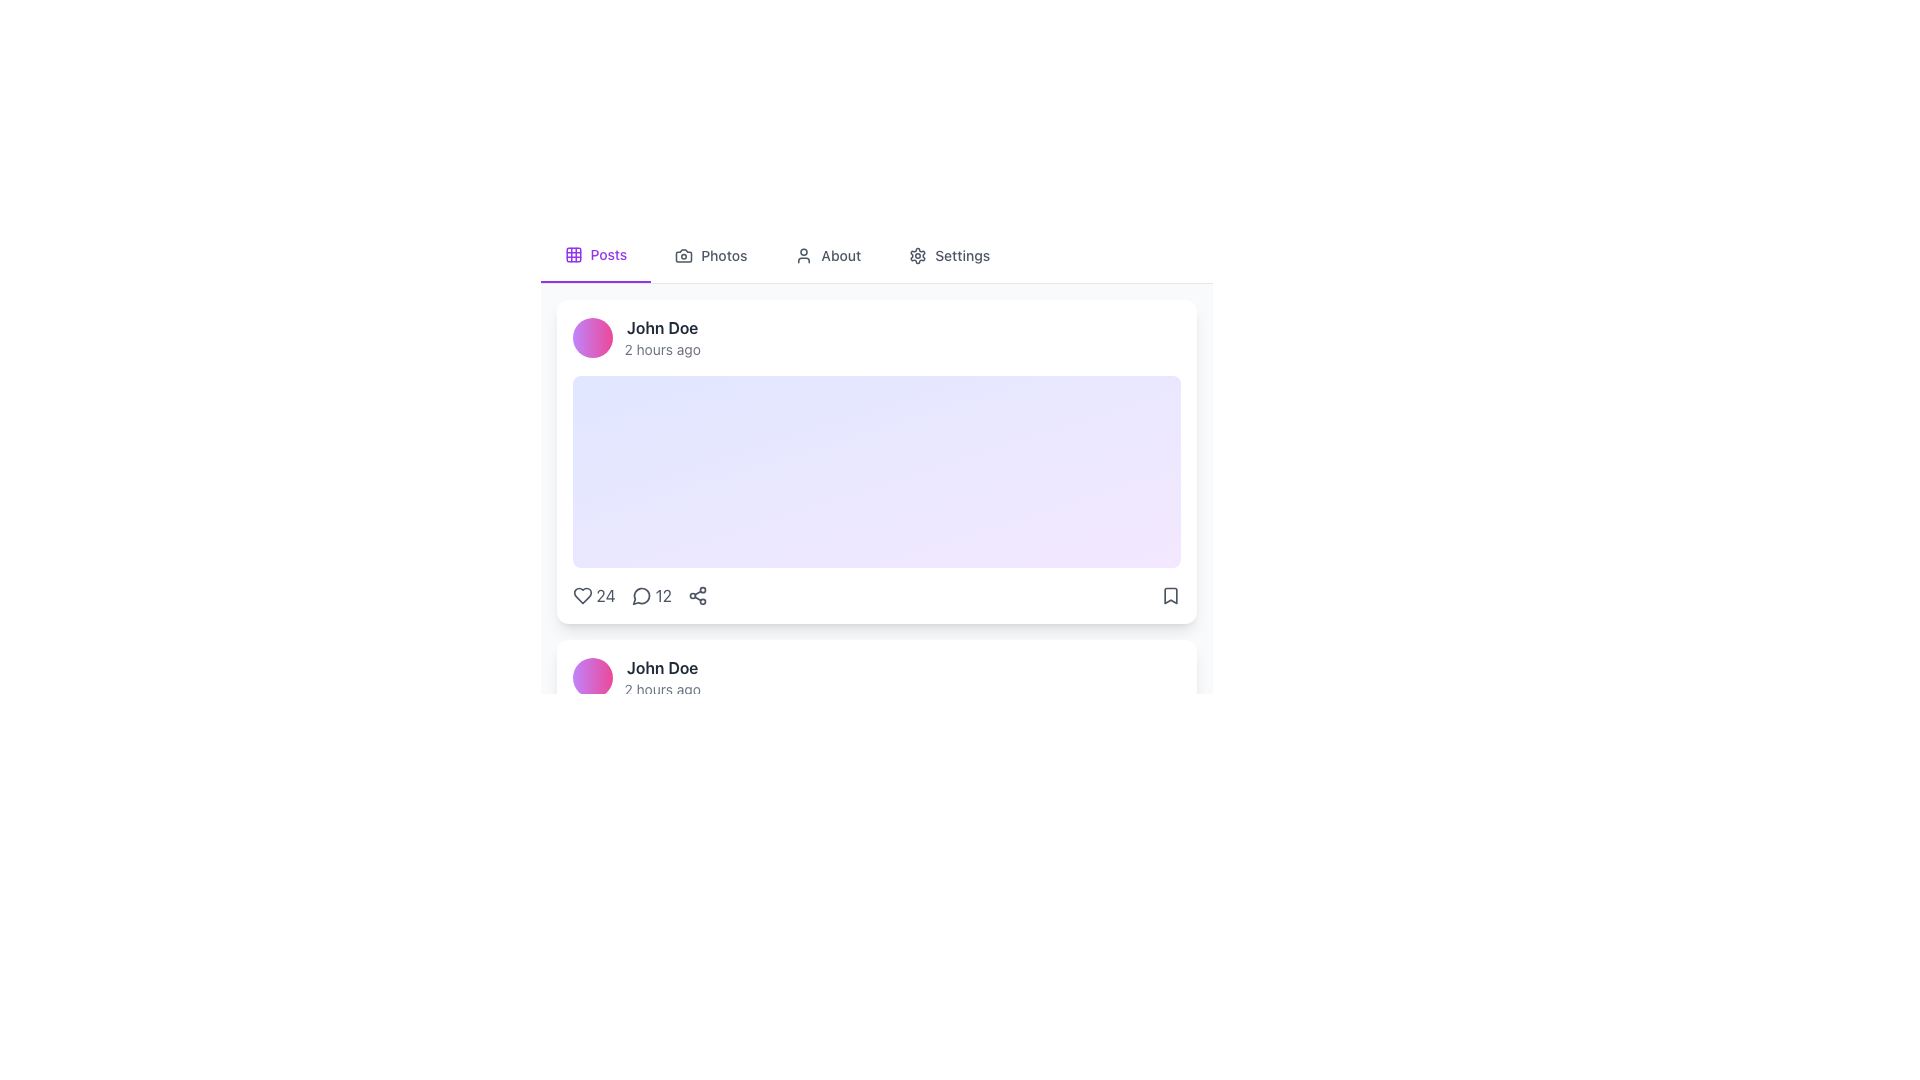 This screenshot has width=1920, height=1080. Describe the element at coordinates (572, 253) in the screenshot. I see `the SVG icon resembling a 3x3 grid located to the left of the 'Posts' label in the tab bar at the top of the interface` at that location.